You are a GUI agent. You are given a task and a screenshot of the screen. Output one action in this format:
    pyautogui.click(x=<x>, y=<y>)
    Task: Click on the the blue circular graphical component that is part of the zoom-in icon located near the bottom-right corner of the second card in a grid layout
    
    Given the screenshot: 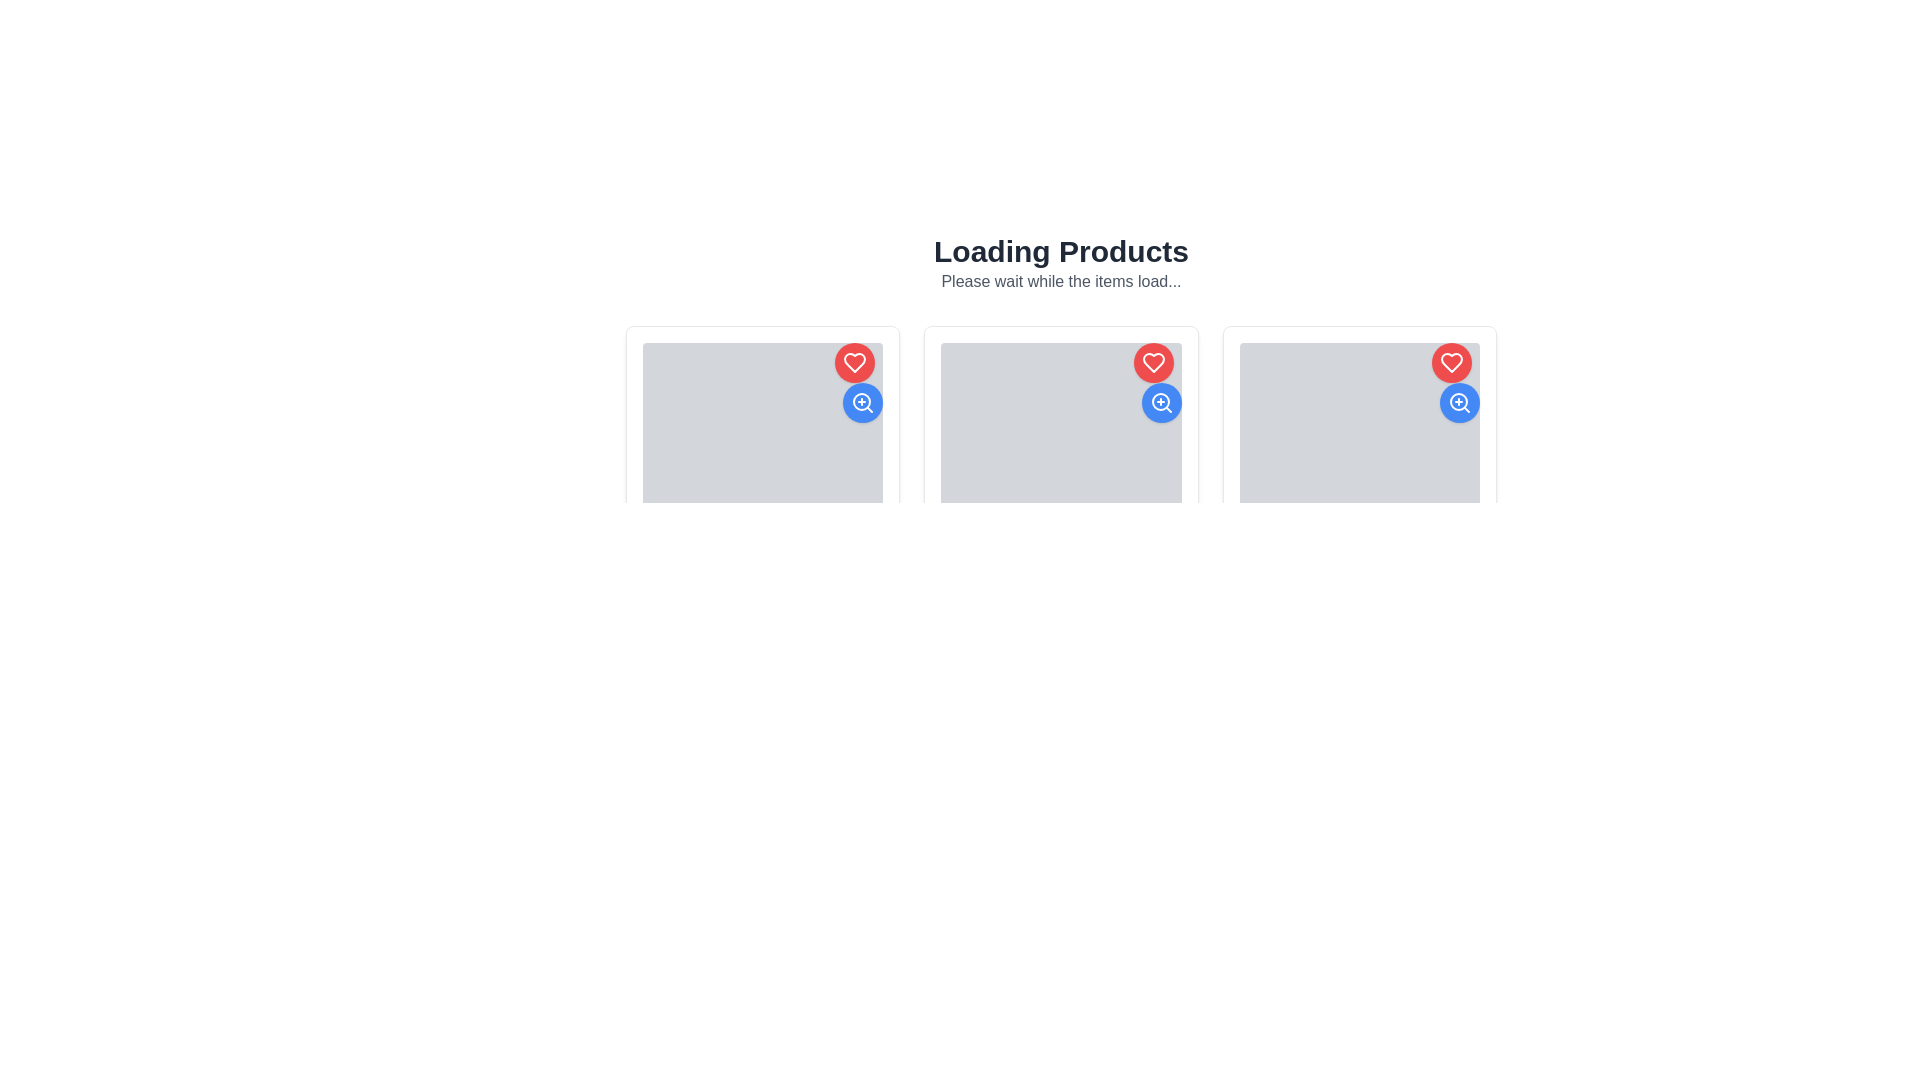 What is the action you would take?
    pyautogui.click(x=862, y=401)
    